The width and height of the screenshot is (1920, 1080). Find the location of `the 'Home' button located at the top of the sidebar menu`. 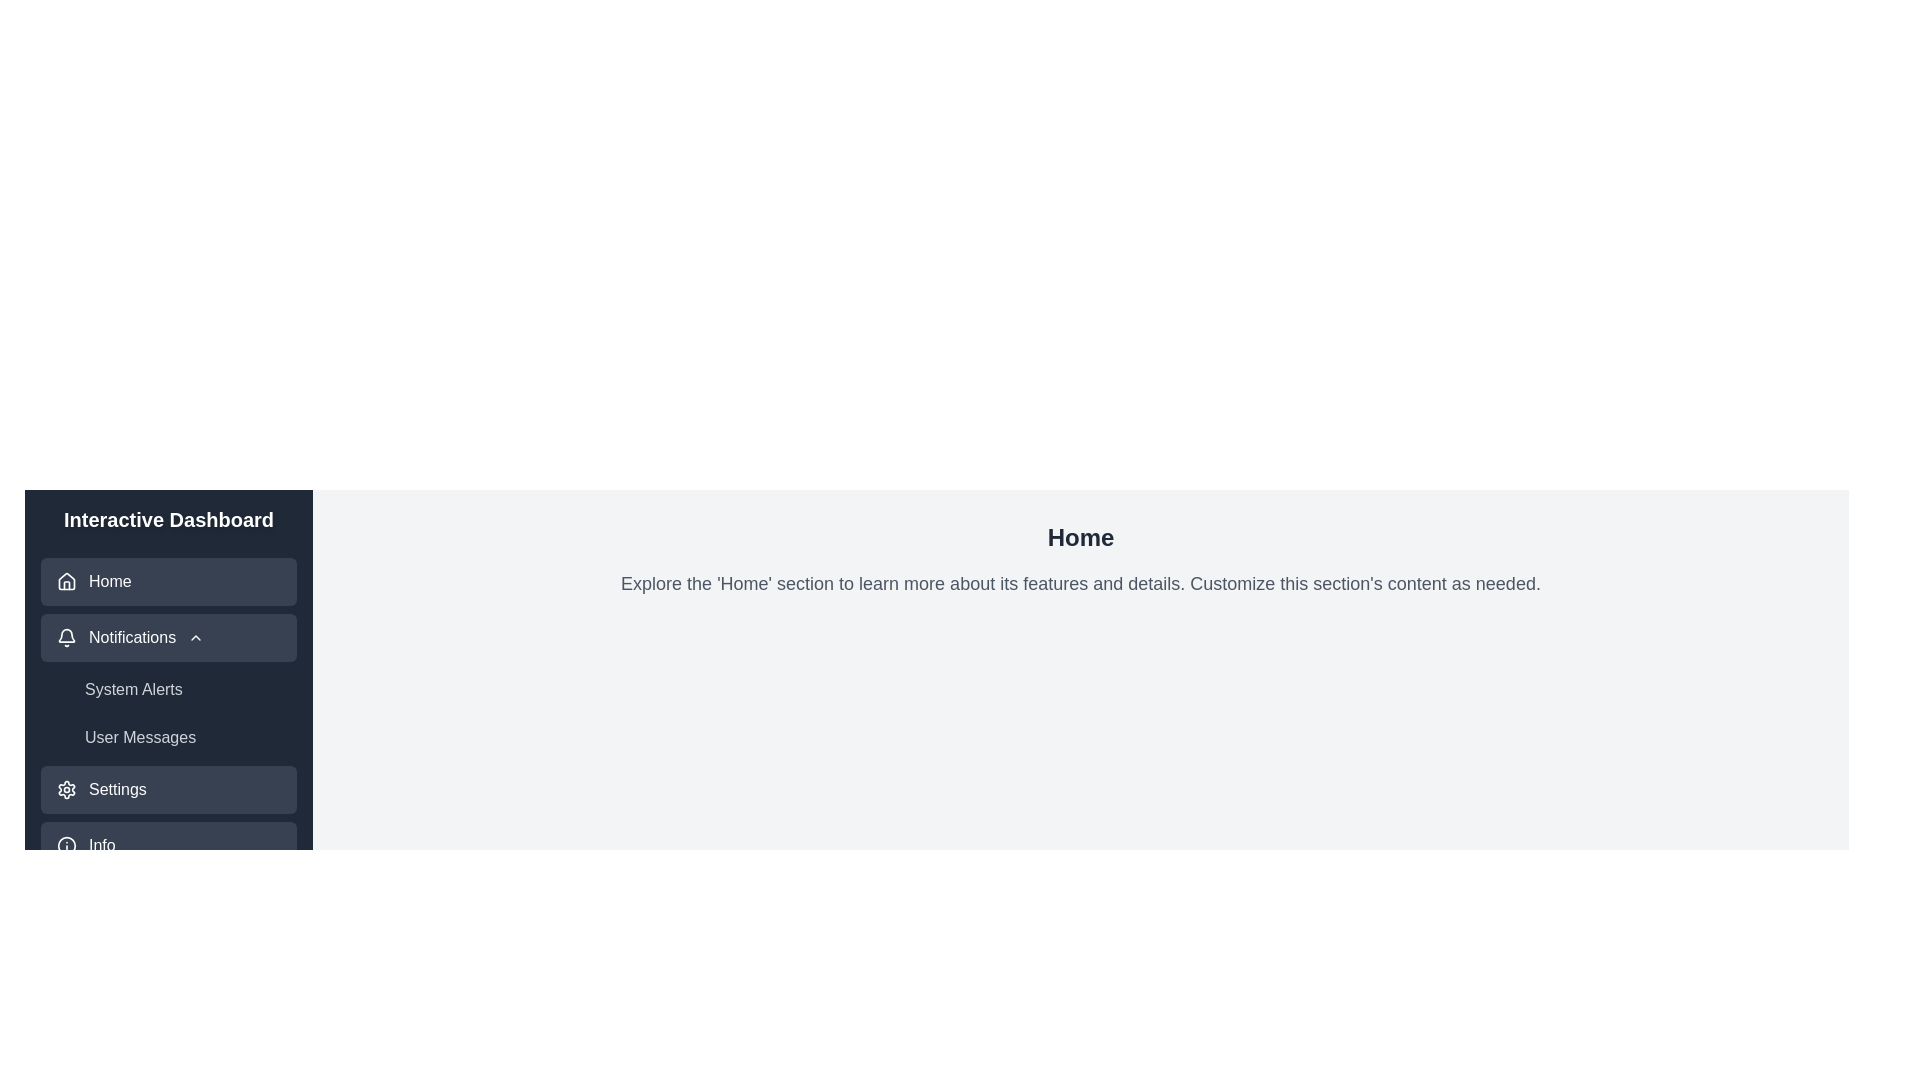

the 'Home' button located at the top of the sidebar menu is located at coordinates (168, 582).